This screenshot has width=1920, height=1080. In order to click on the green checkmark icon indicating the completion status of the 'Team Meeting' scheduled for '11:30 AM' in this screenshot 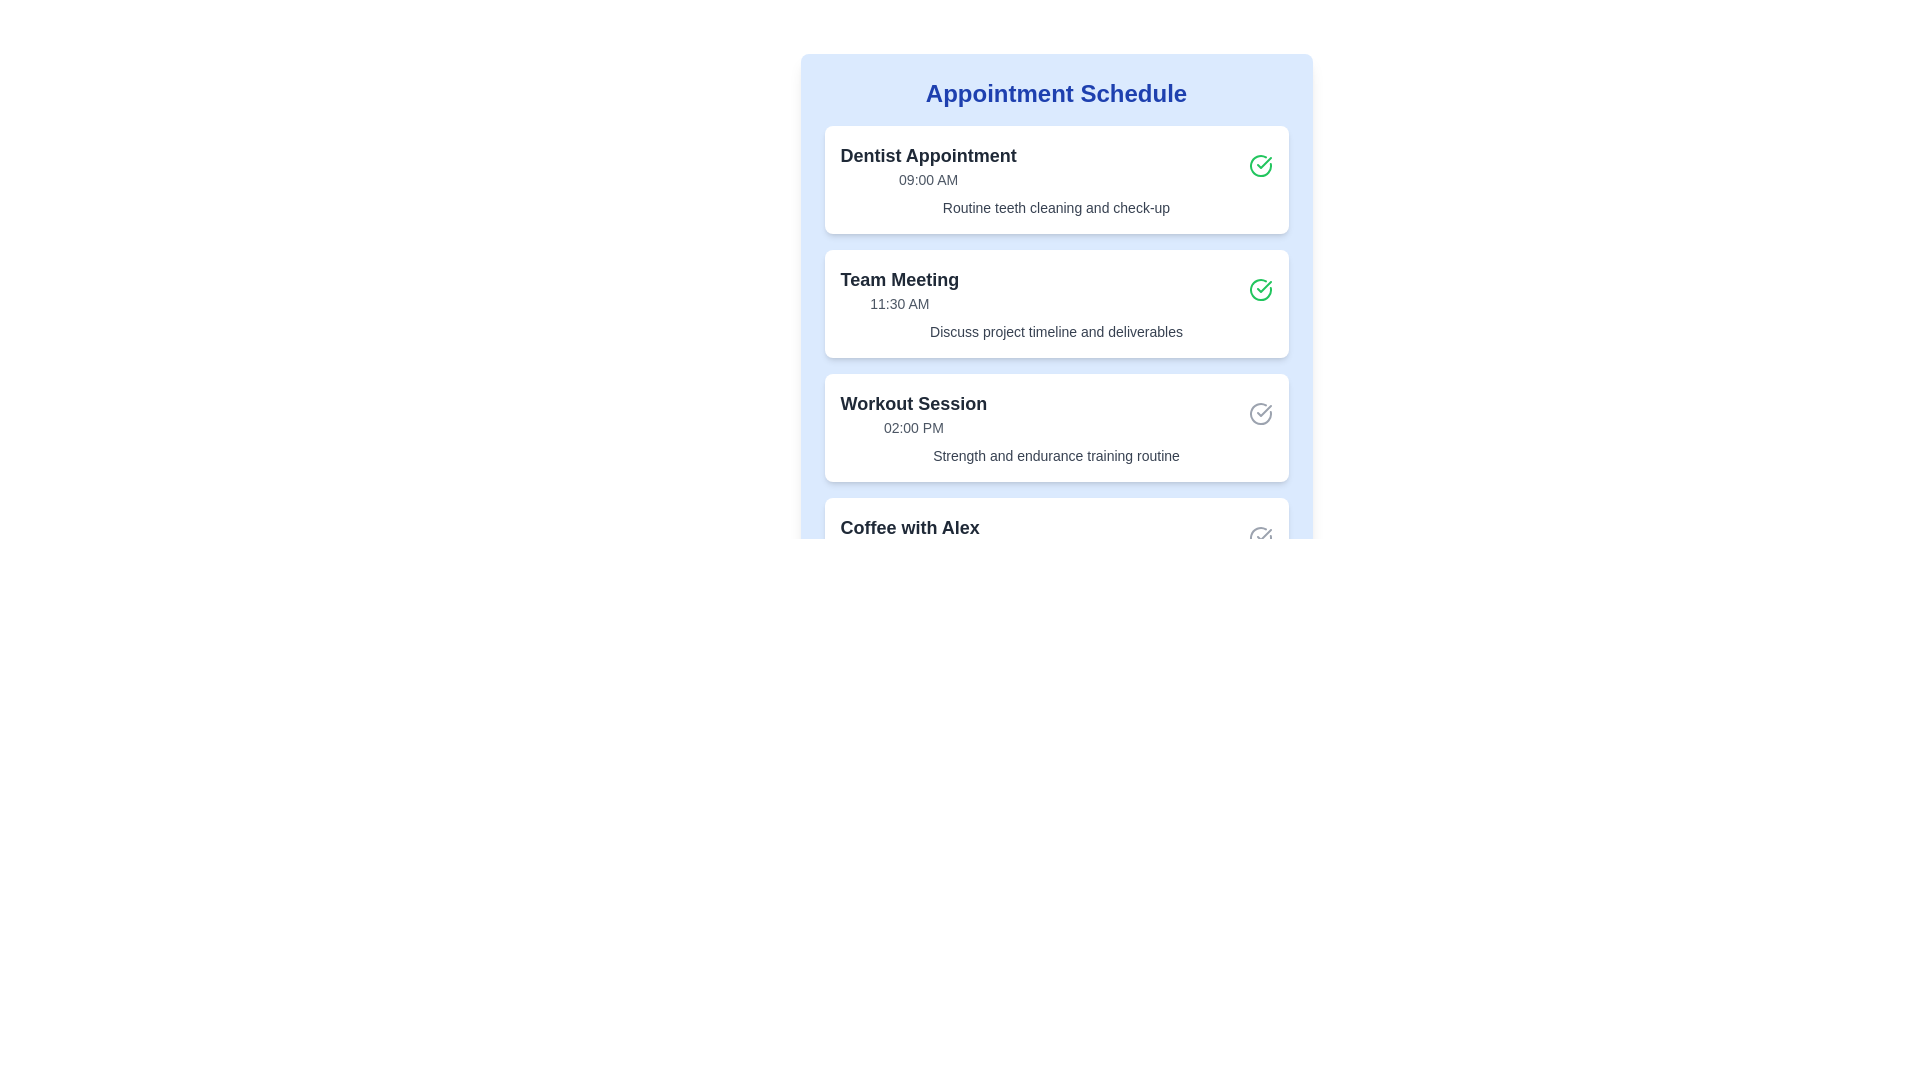, I will do `click(1259, 289)`.